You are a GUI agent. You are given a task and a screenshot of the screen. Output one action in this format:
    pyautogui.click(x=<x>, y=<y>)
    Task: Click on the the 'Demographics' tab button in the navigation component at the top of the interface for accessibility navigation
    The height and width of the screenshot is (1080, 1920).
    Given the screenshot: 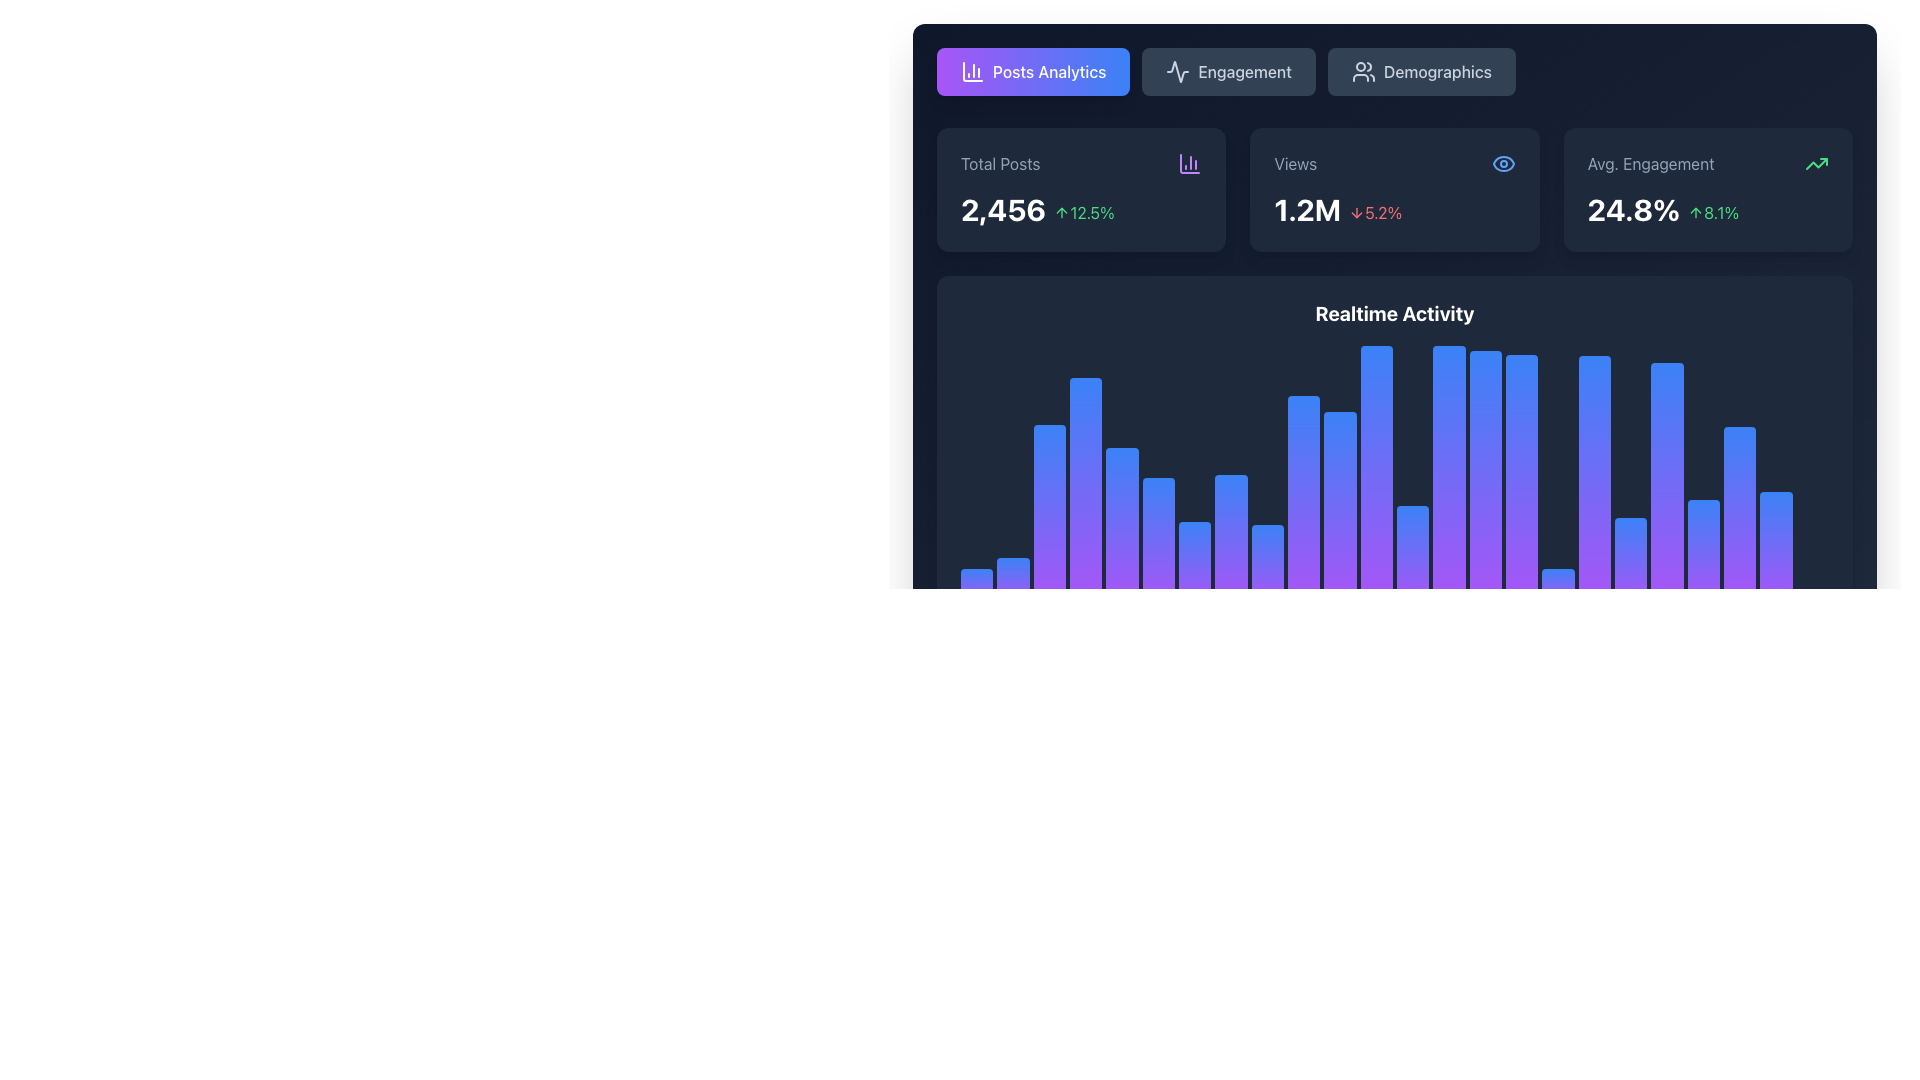 What is the action you would take?
    pyautogui.click(x=1394, y=71)
    